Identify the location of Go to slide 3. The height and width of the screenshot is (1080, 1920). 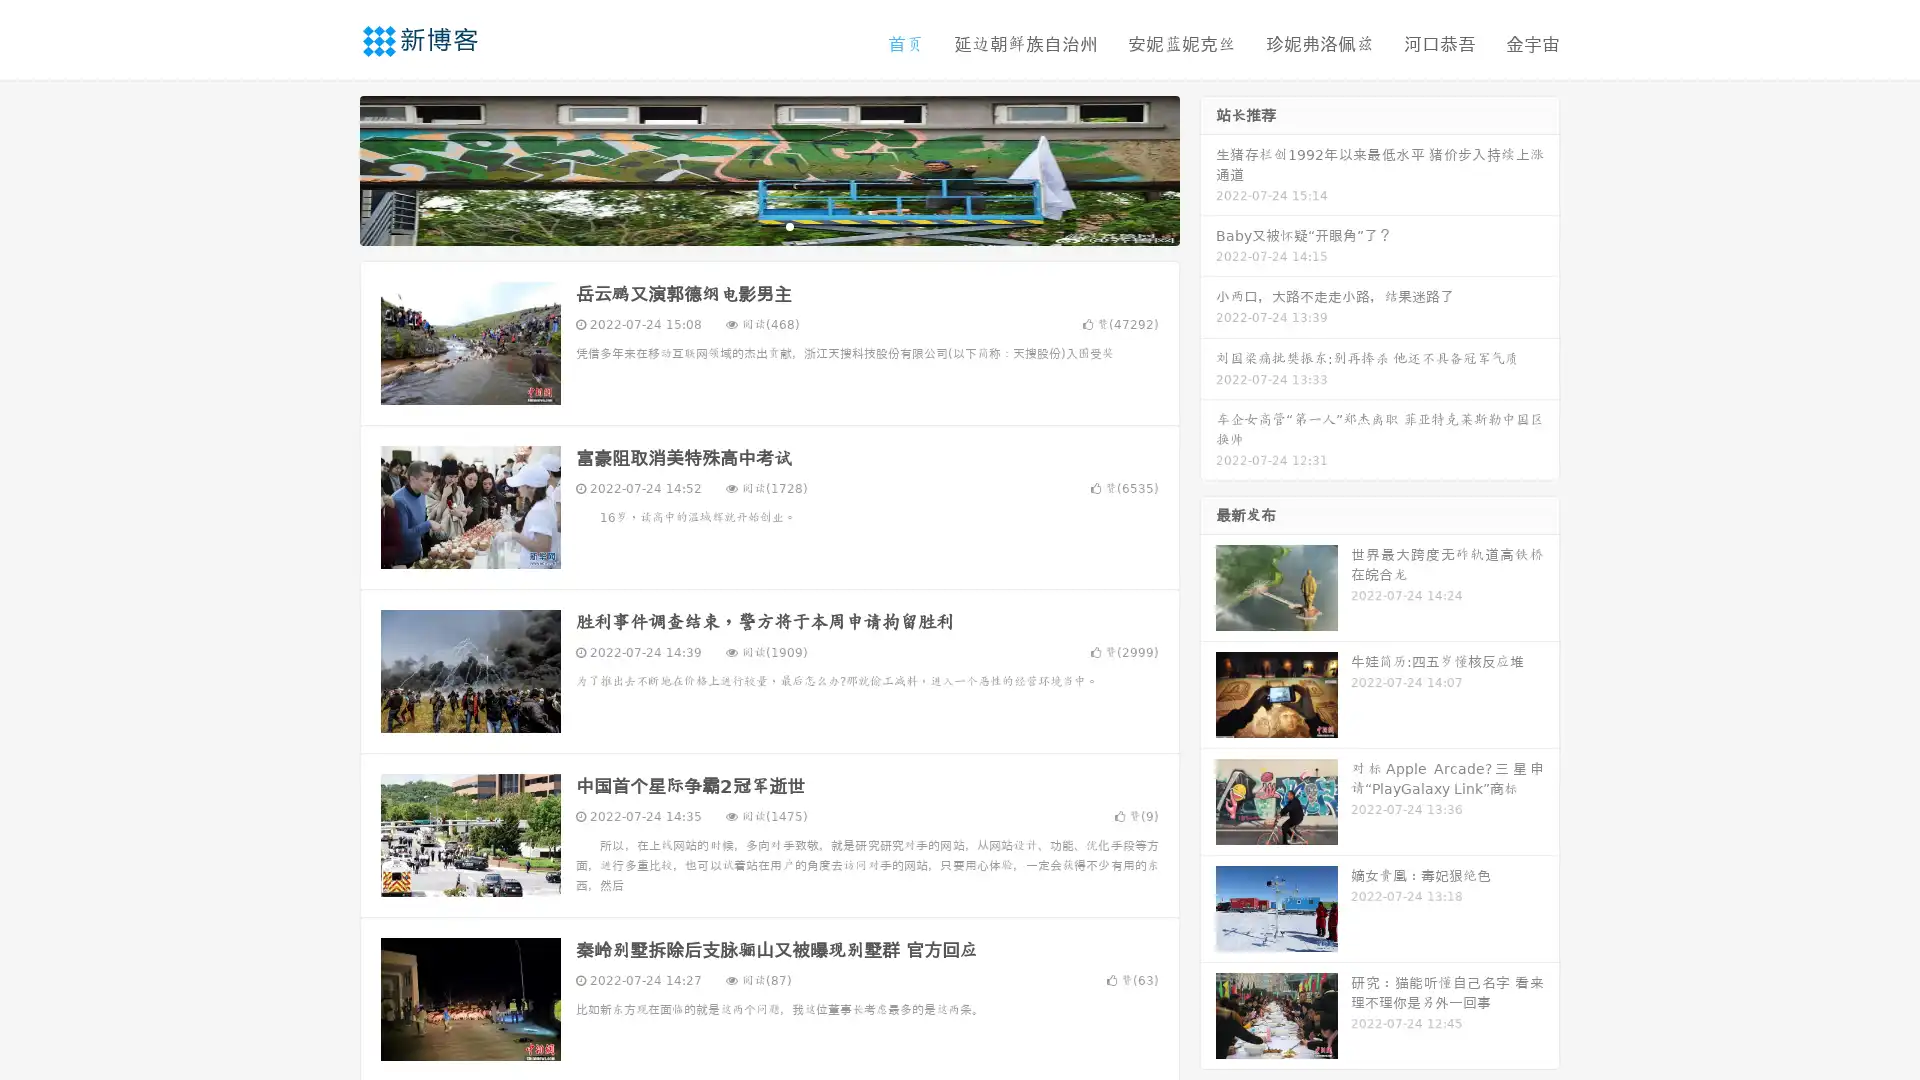
(789, 225).